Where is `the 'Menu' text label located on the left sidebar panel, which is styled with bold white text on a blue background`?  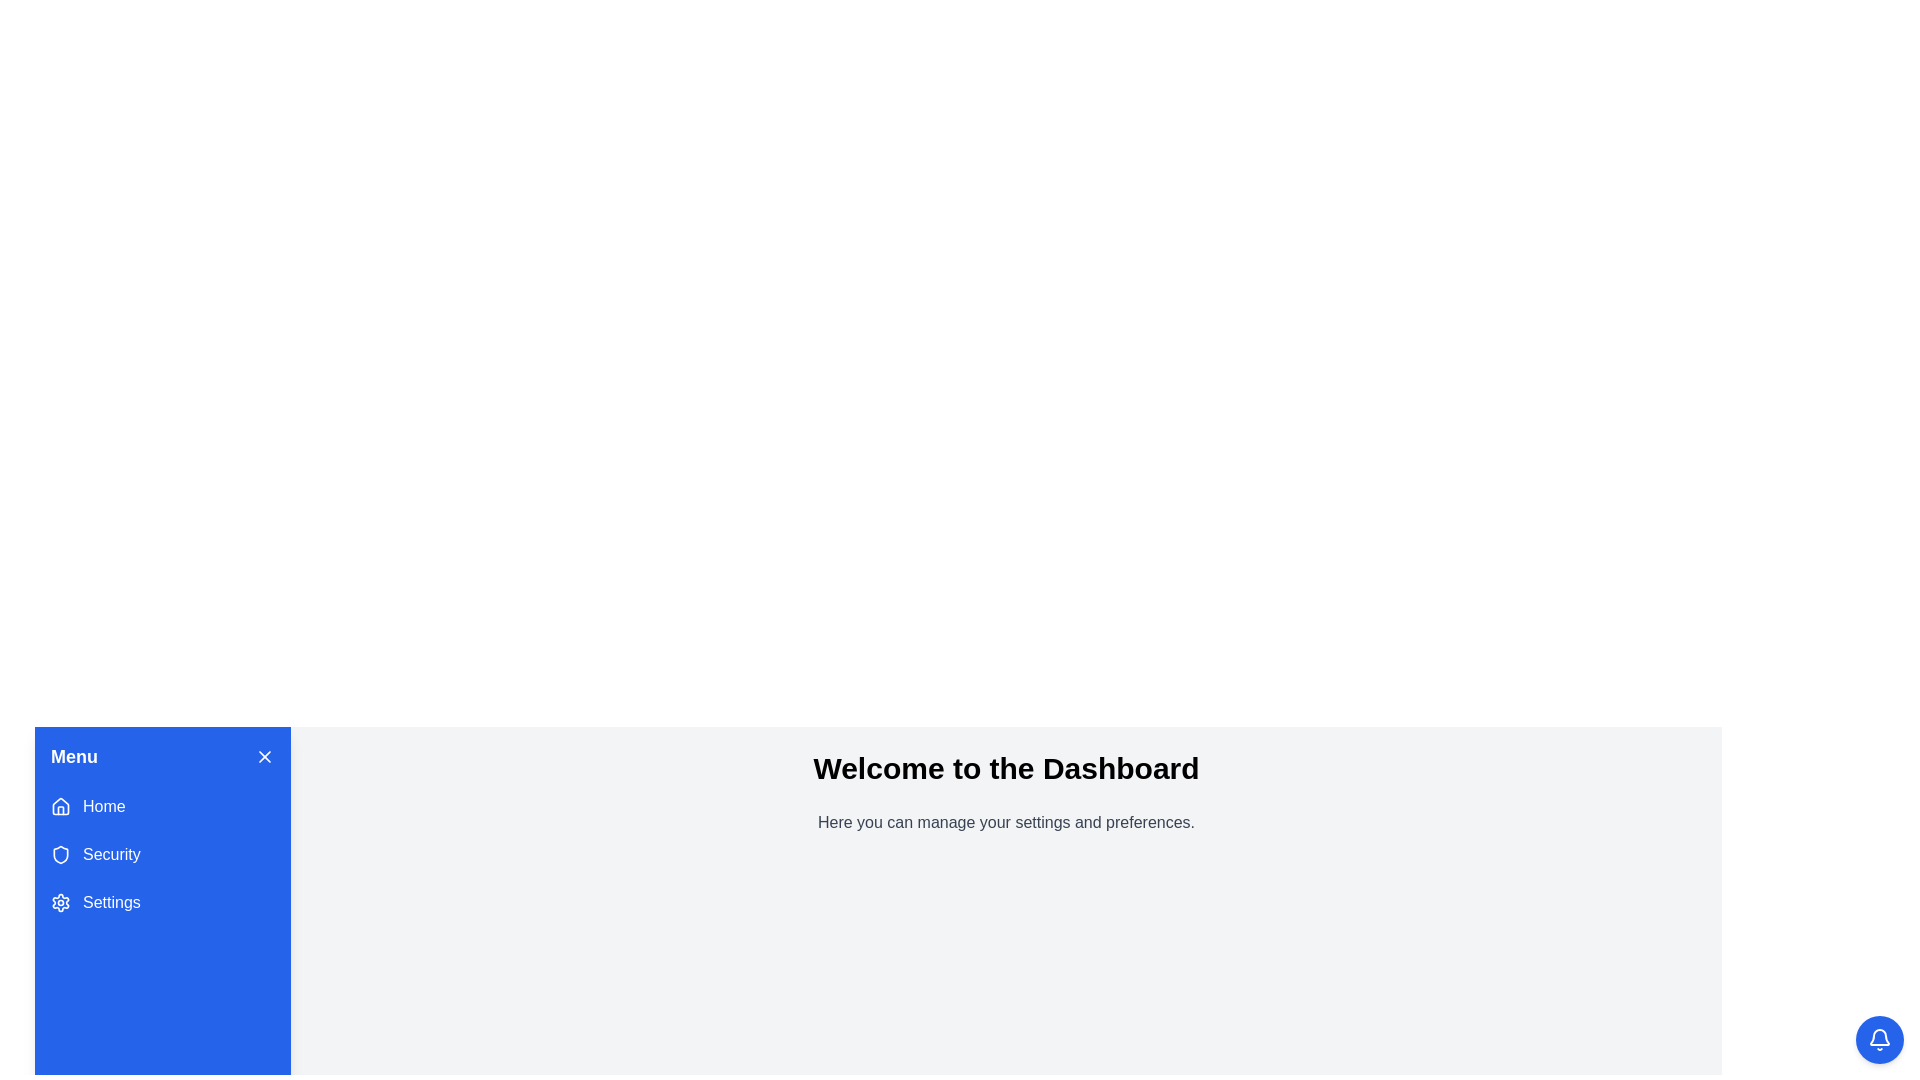 the 'Menu' text label located on the left sidebar panel, which is styled with bold white text on a blue background is located at coordinates (74, 756).